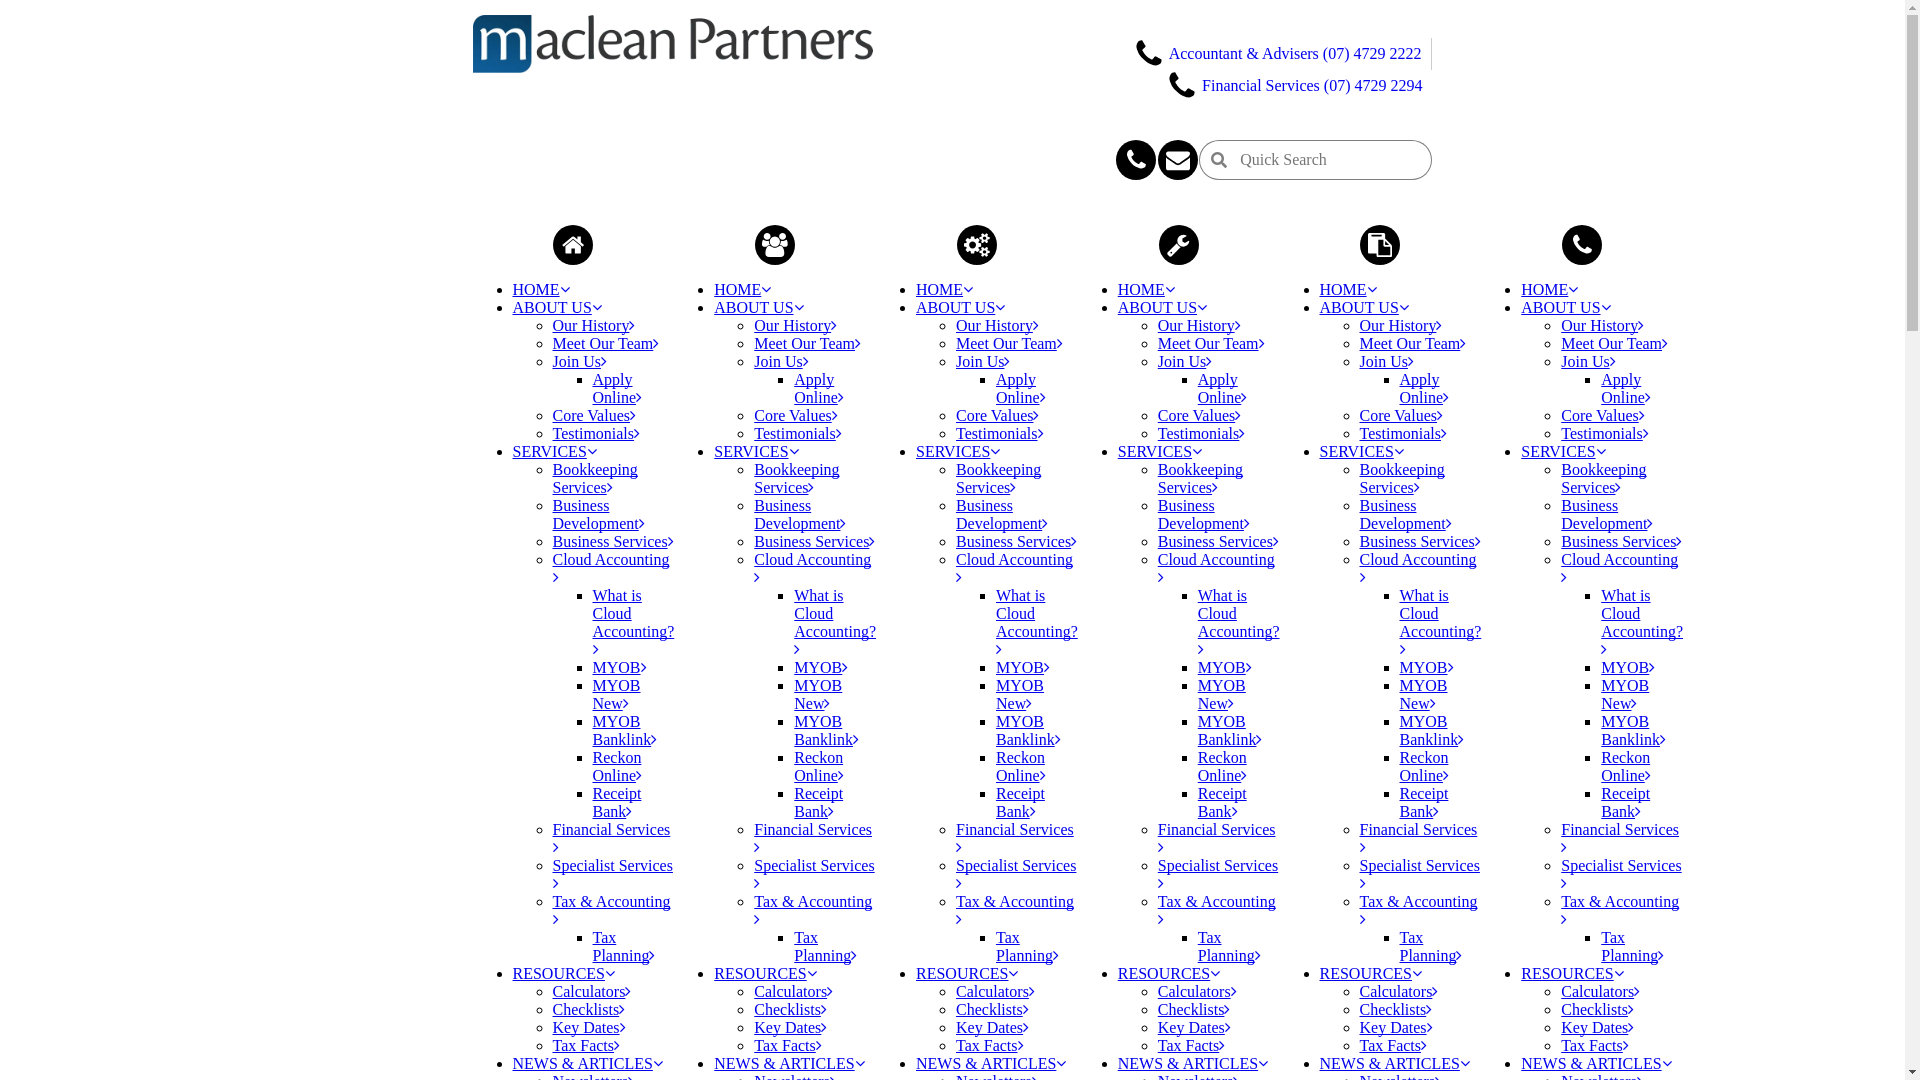 The height and width of the screenshot is (1080, 1920). I want to click on 'HOME', so click(943, 289).